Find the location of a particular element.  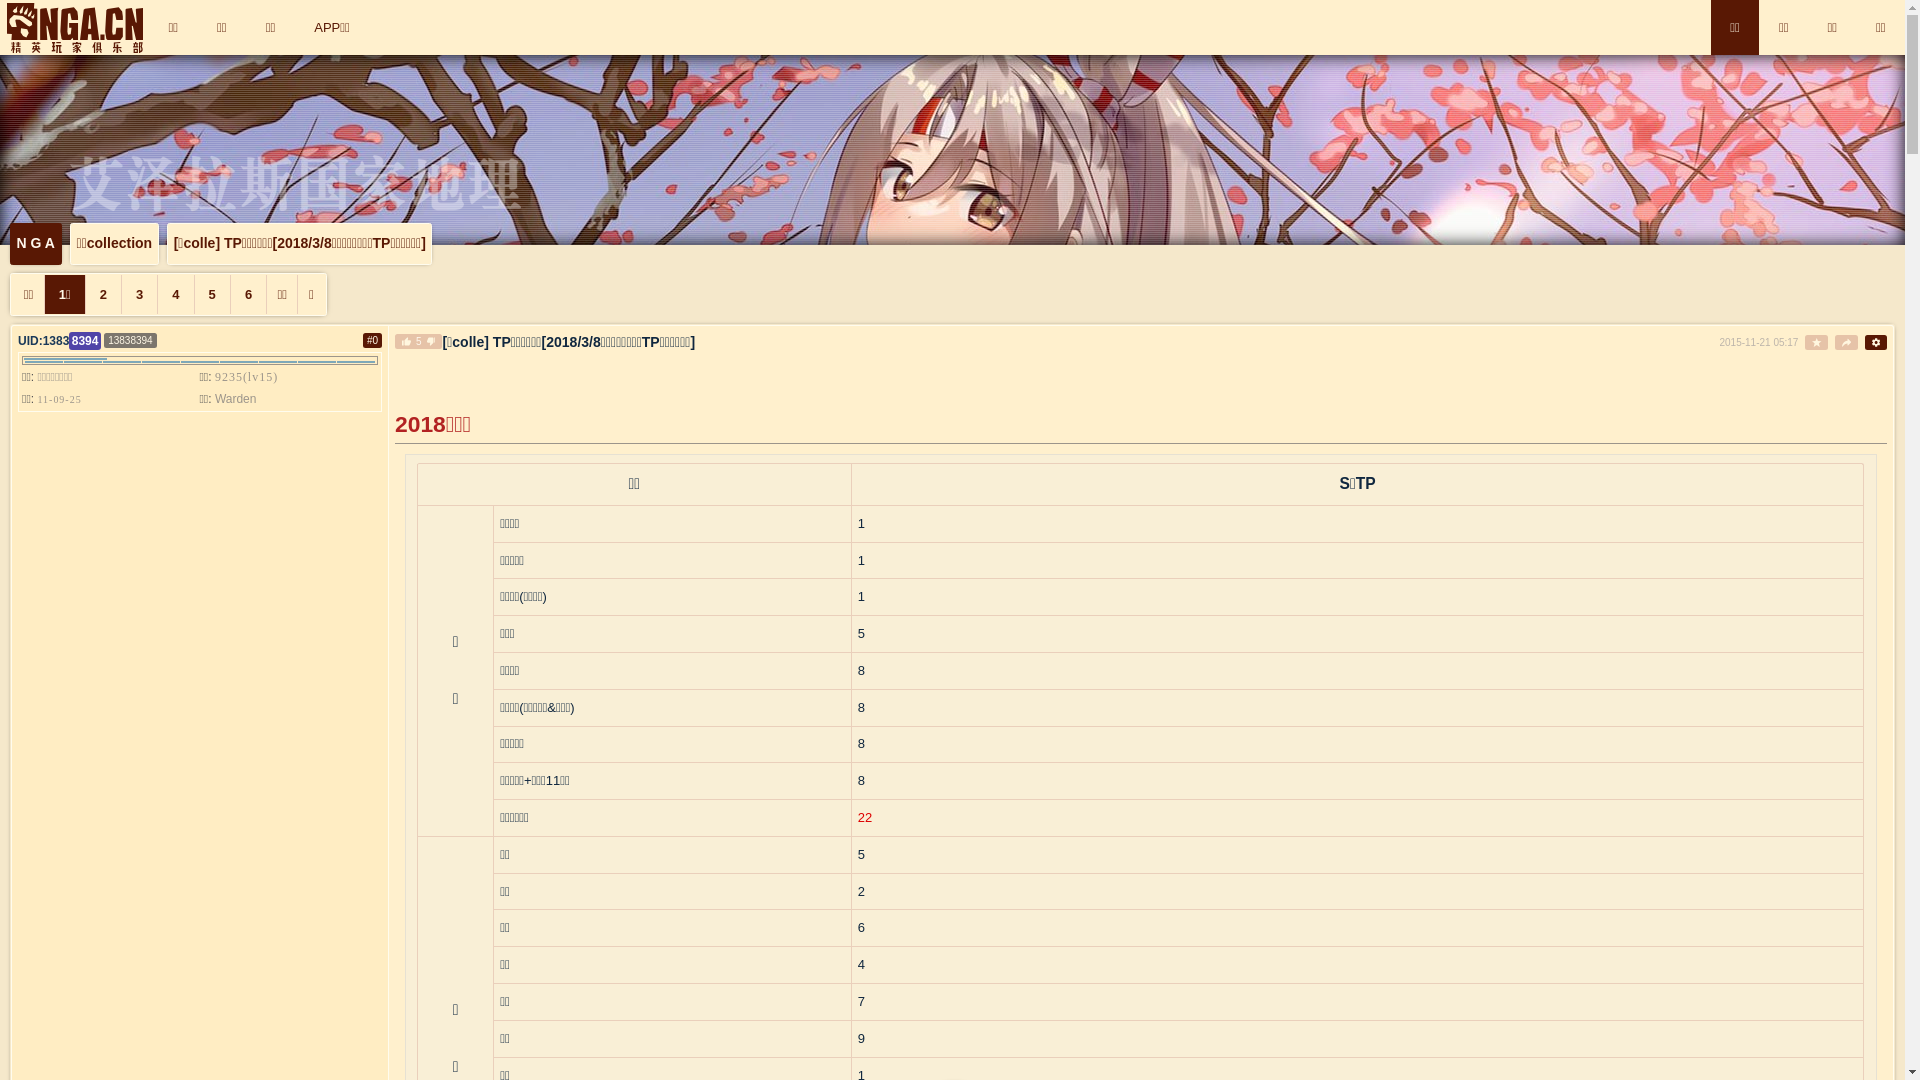

' 5 ' is located at coordinates (211, 294).